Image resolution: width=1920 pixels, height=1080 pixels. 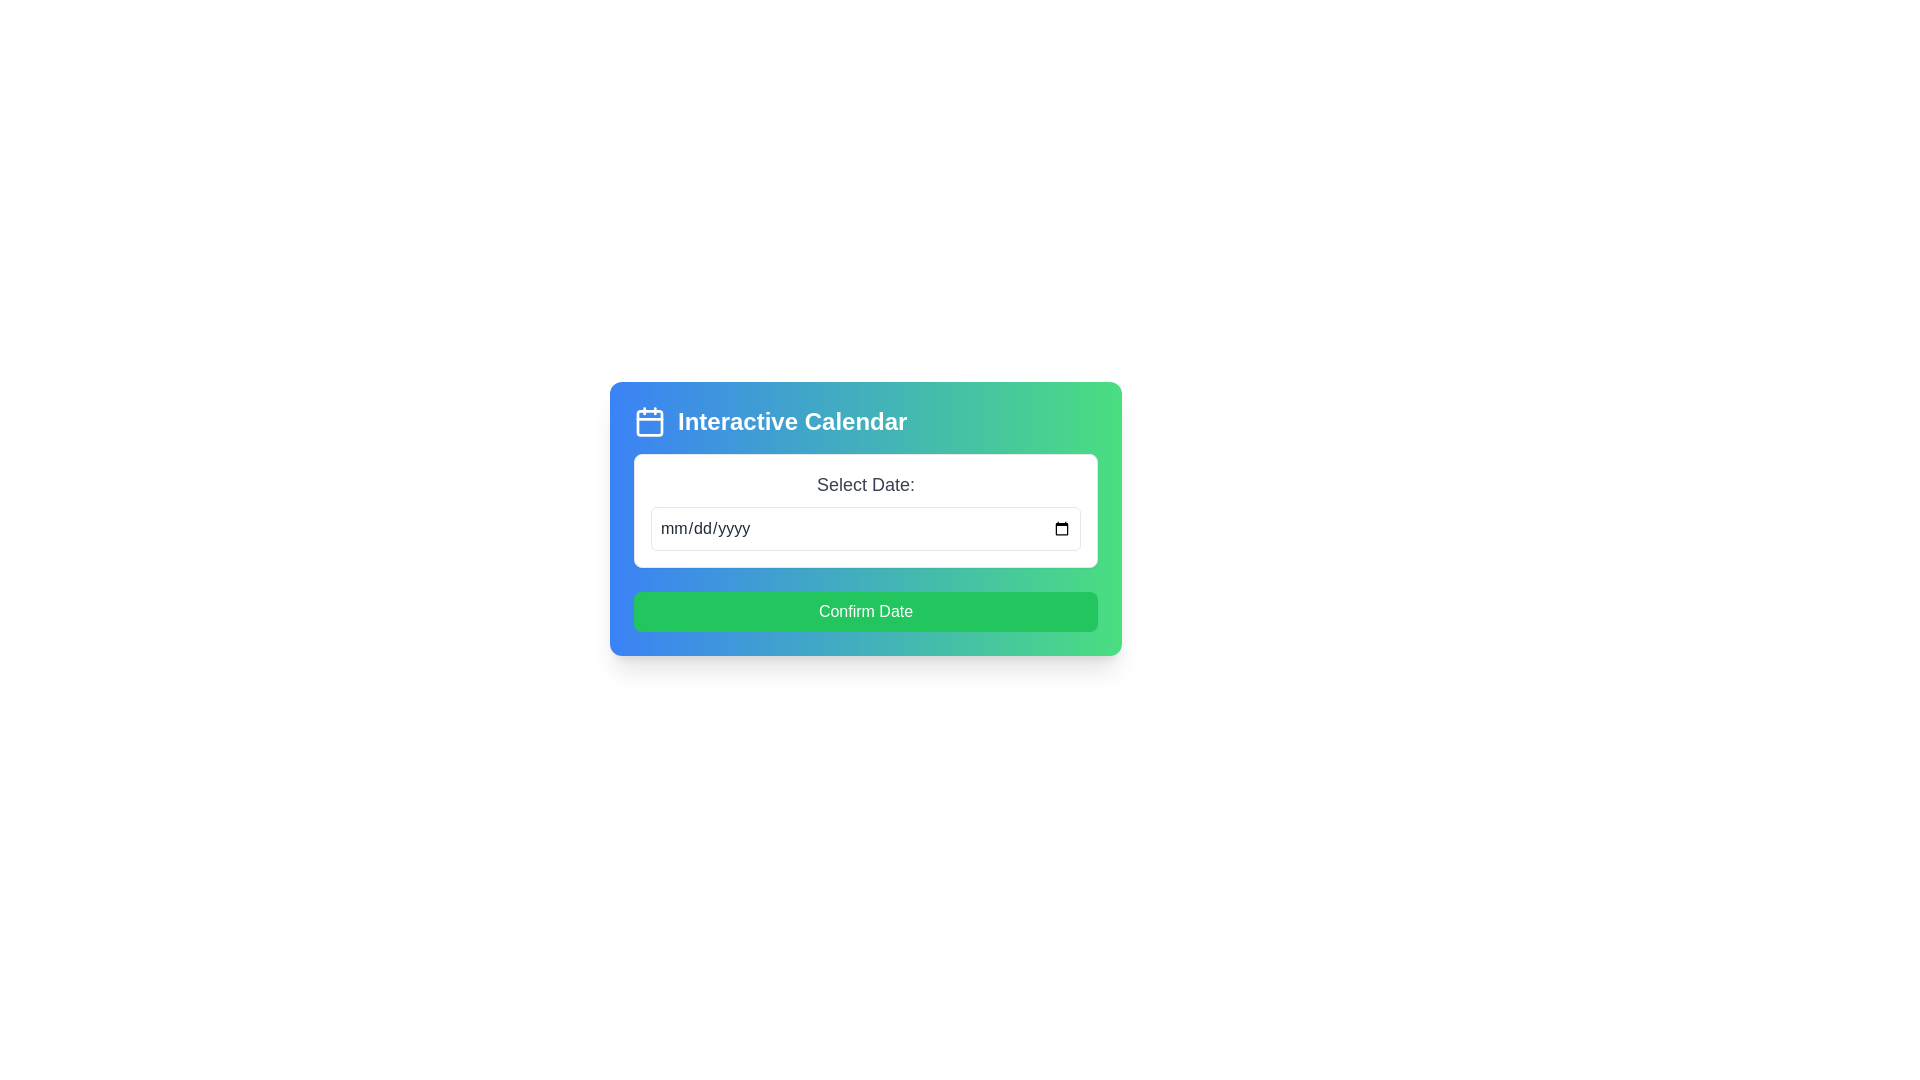 What do you see at coordinates (649, 422) in the screenshot?
I see `the central part of the calendar icon, which is located to the left of the text 'Interactive Calendar' in the modal window` at bounding box center [649, 422].